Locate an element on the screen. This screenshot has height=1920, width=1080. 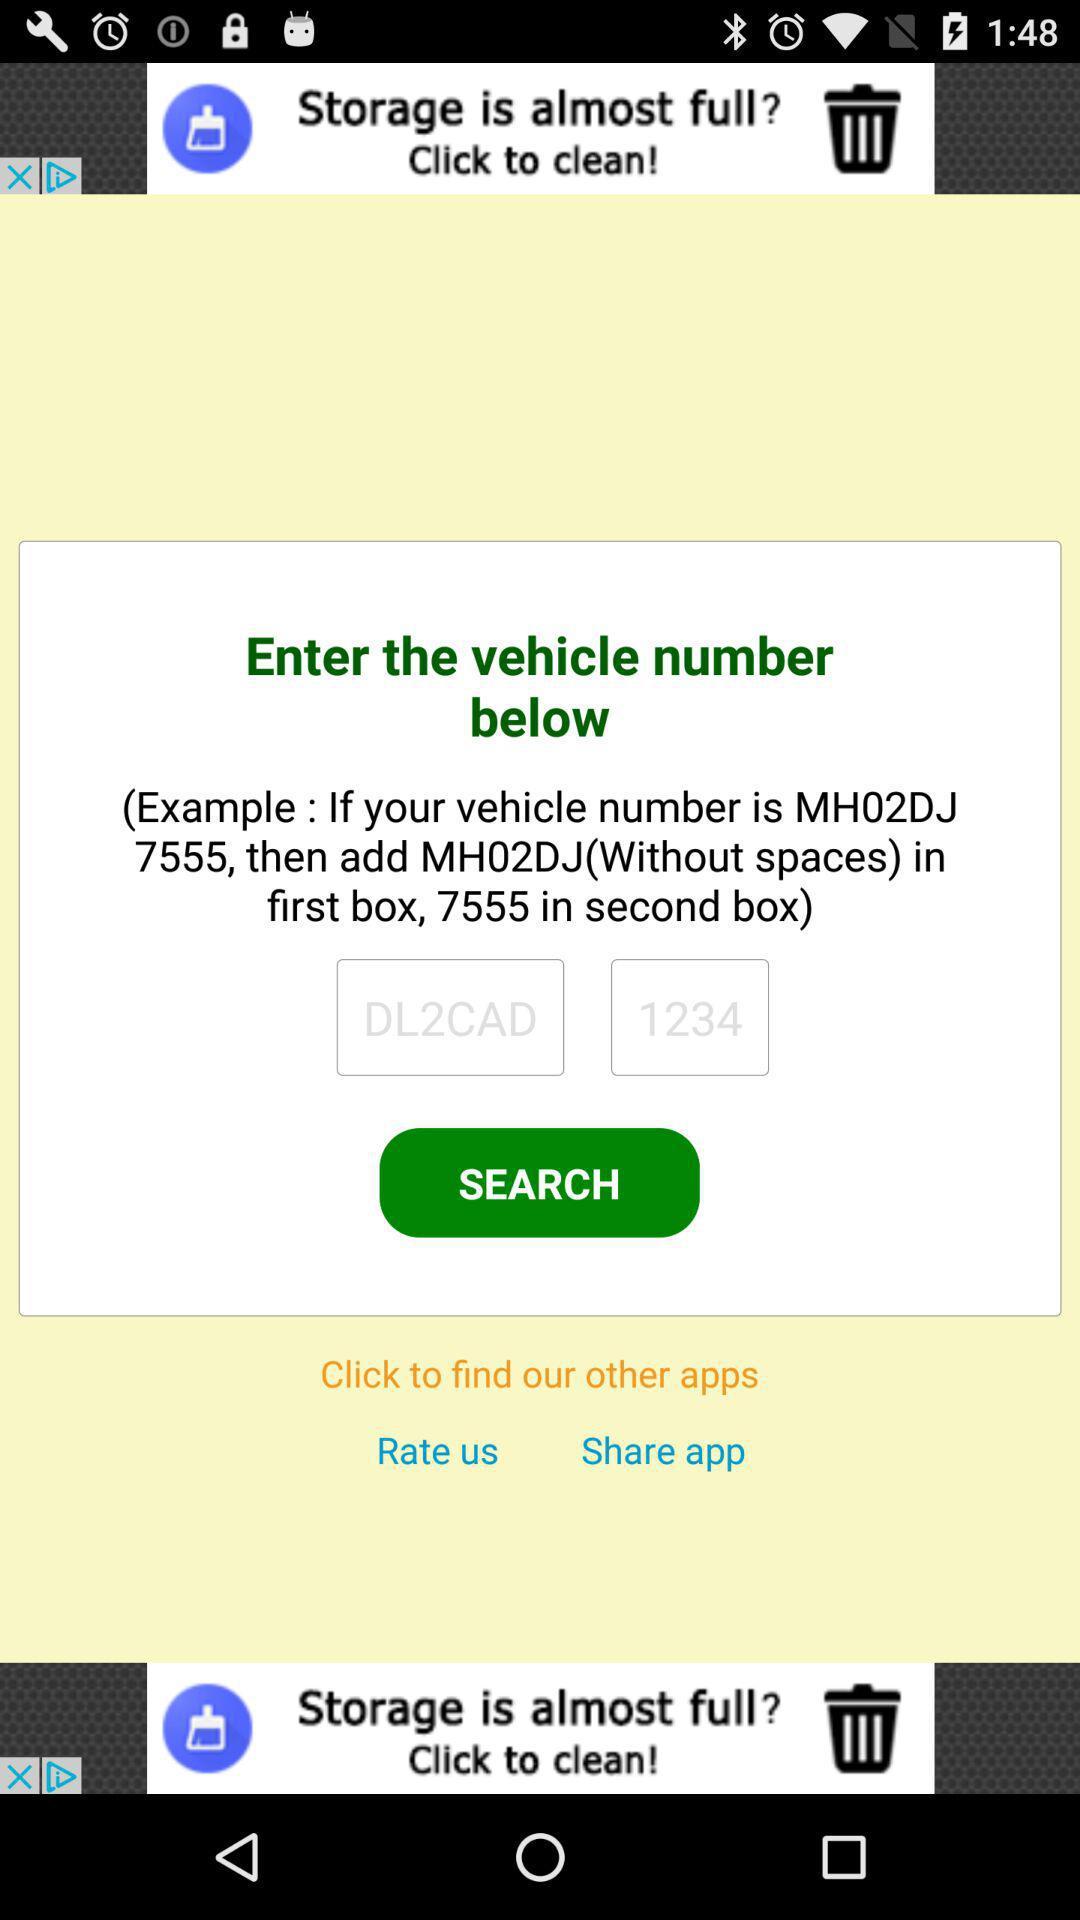
delete the app is located at coordinates (540, 1727).